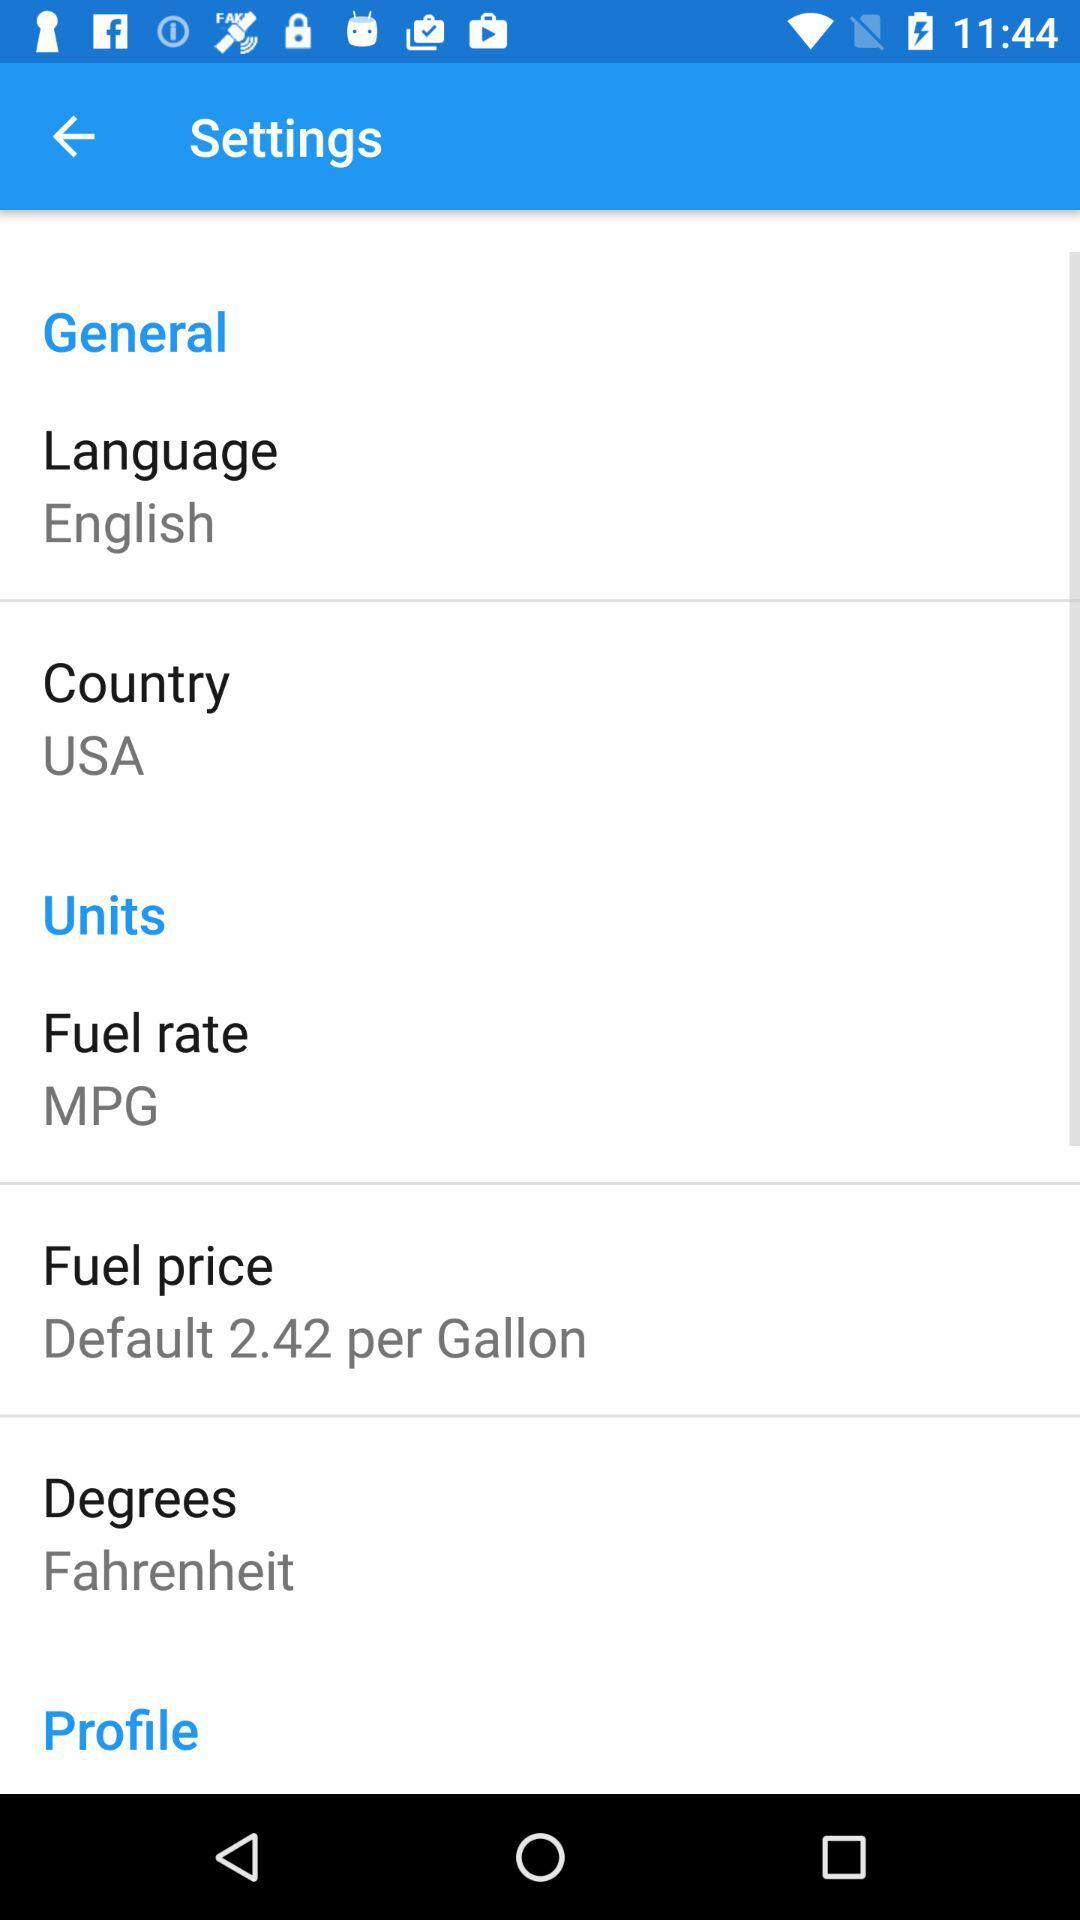 This screenshot has width=1080, height=1920. Describe the element at coordinates (540, 891) in the screenshot. I see `units at the center` at that location.